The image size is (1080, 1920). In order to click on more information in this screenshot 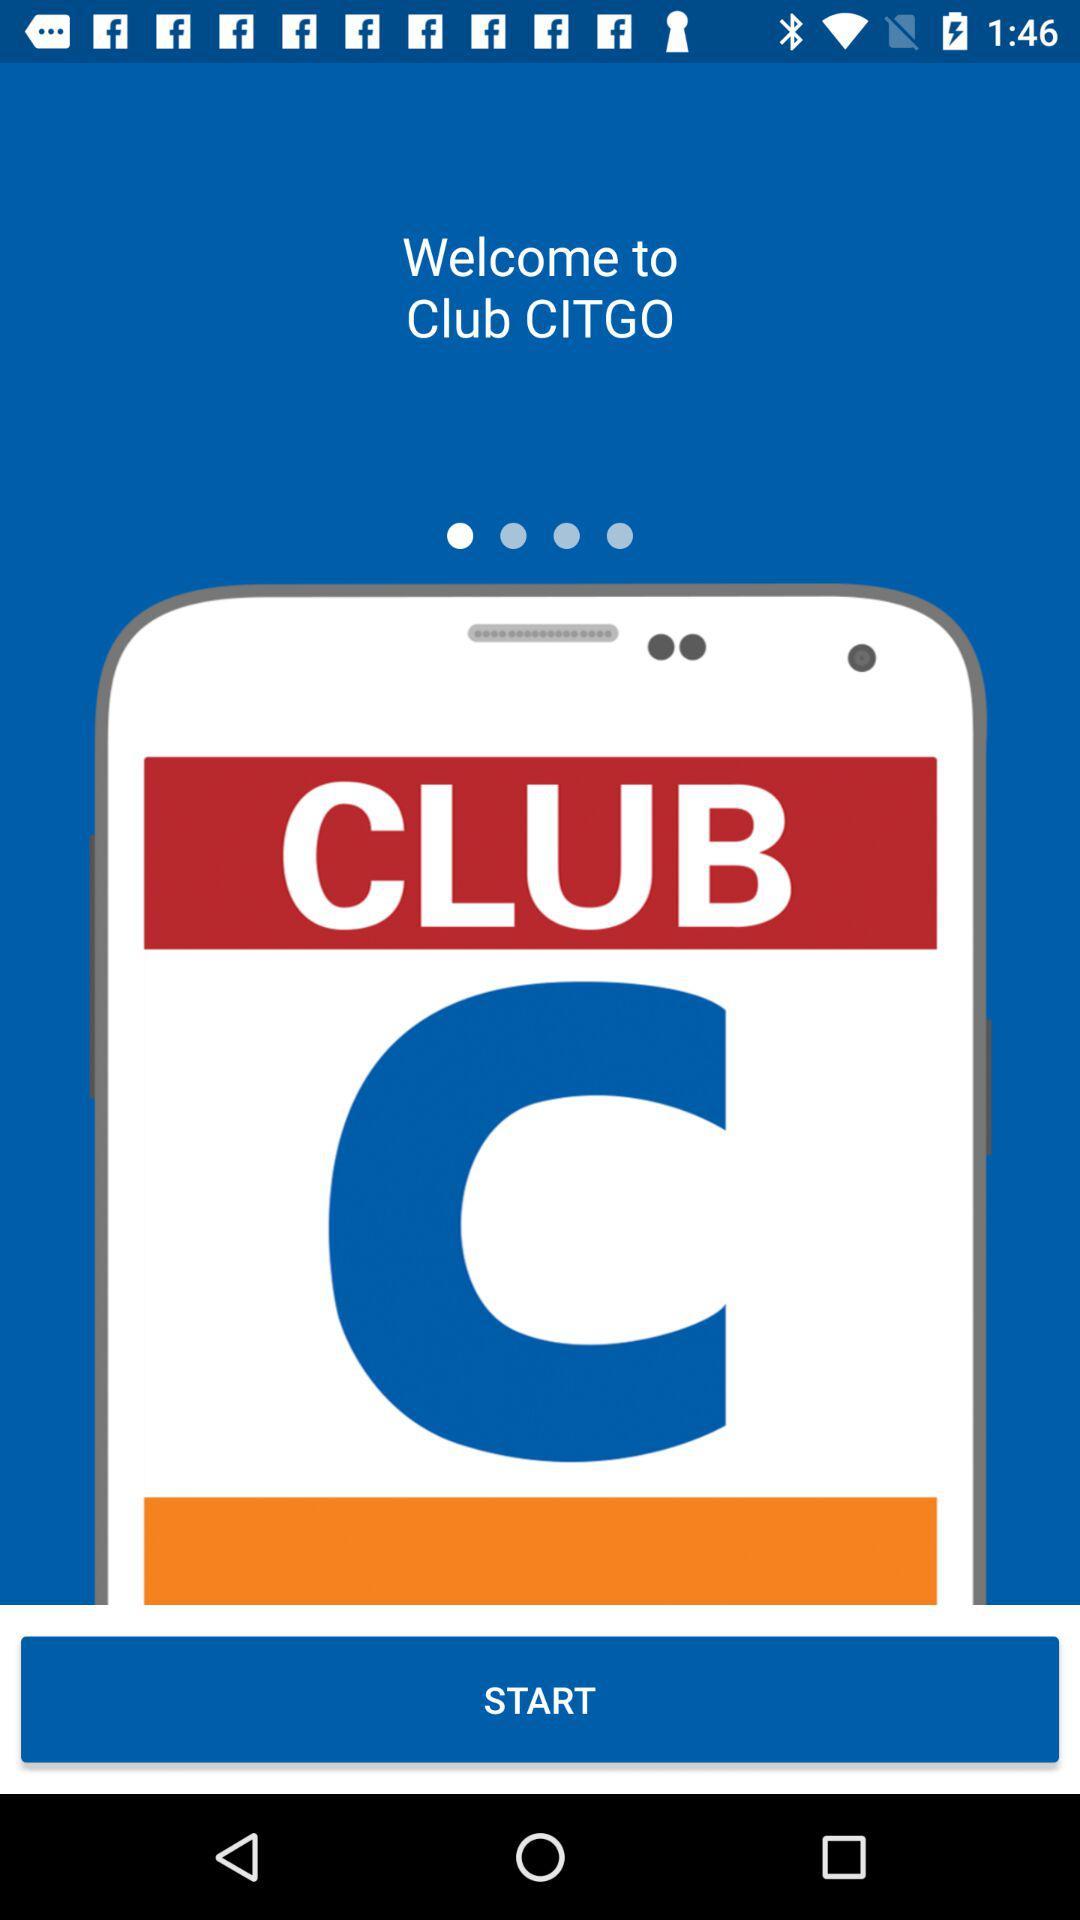, I will do `click(618, 535)`.